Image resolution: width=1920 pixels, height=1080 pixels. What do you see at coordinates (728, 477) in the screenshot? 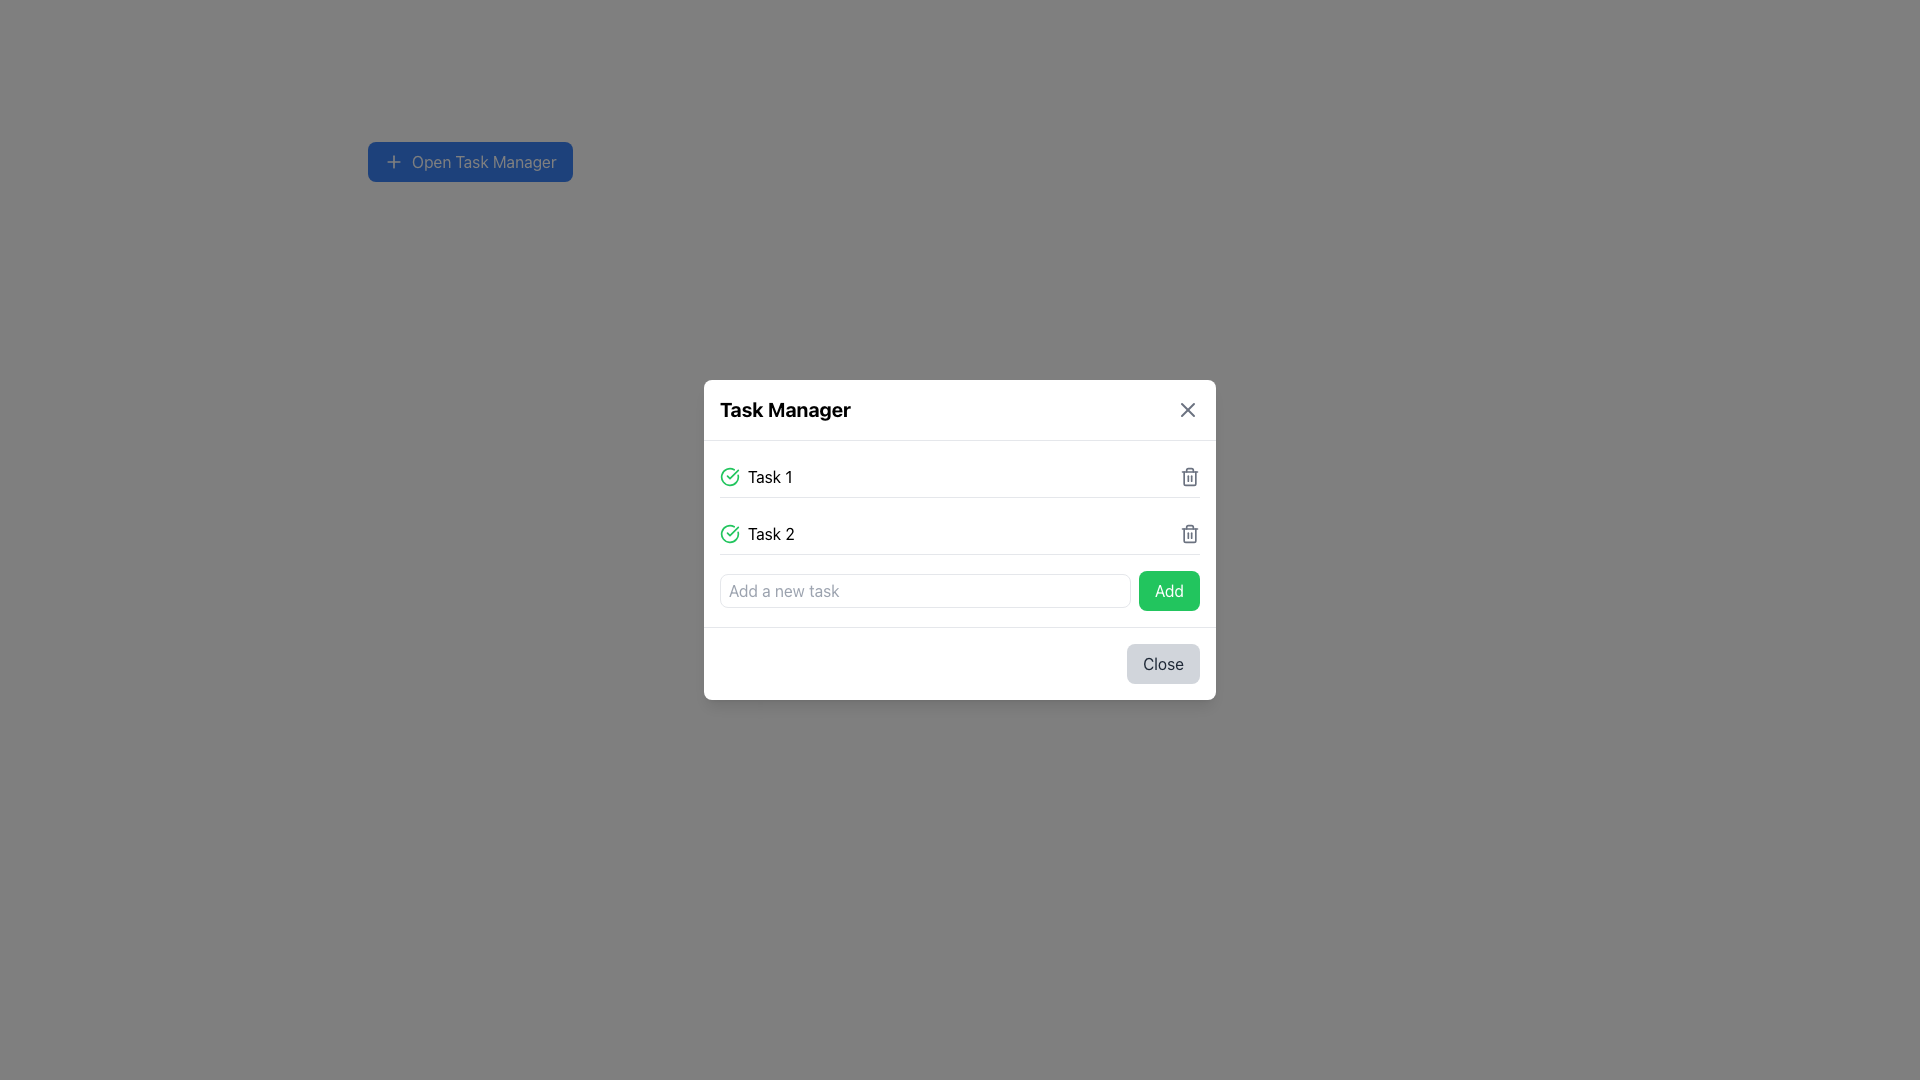
I see `the green circular checkmark icon that is part of the 'Task 1' entry in the task list` at bounding box center [728, 477].